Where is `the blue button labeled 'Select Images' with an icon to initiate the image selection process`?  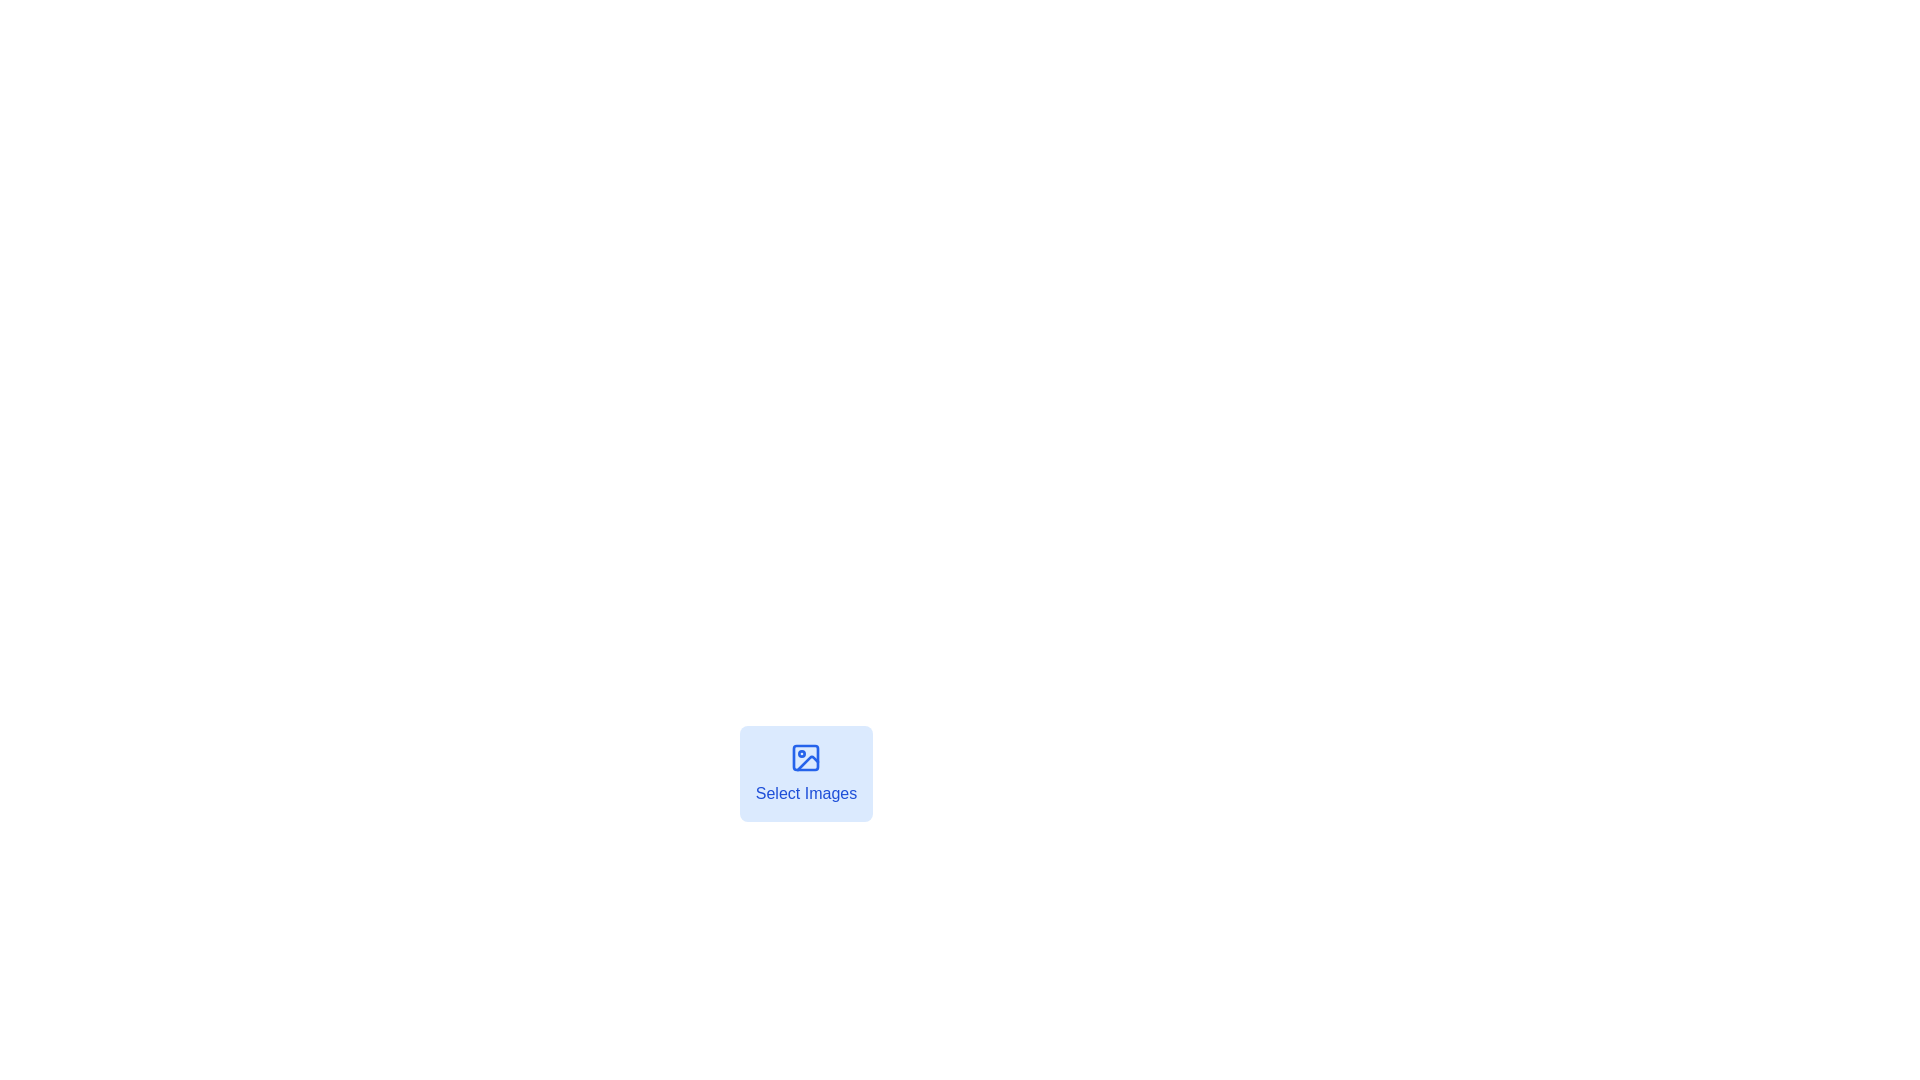 the blue button labeled 'Select Images' with an icon to initiate the image selection process is located at coordinates (806, 781).